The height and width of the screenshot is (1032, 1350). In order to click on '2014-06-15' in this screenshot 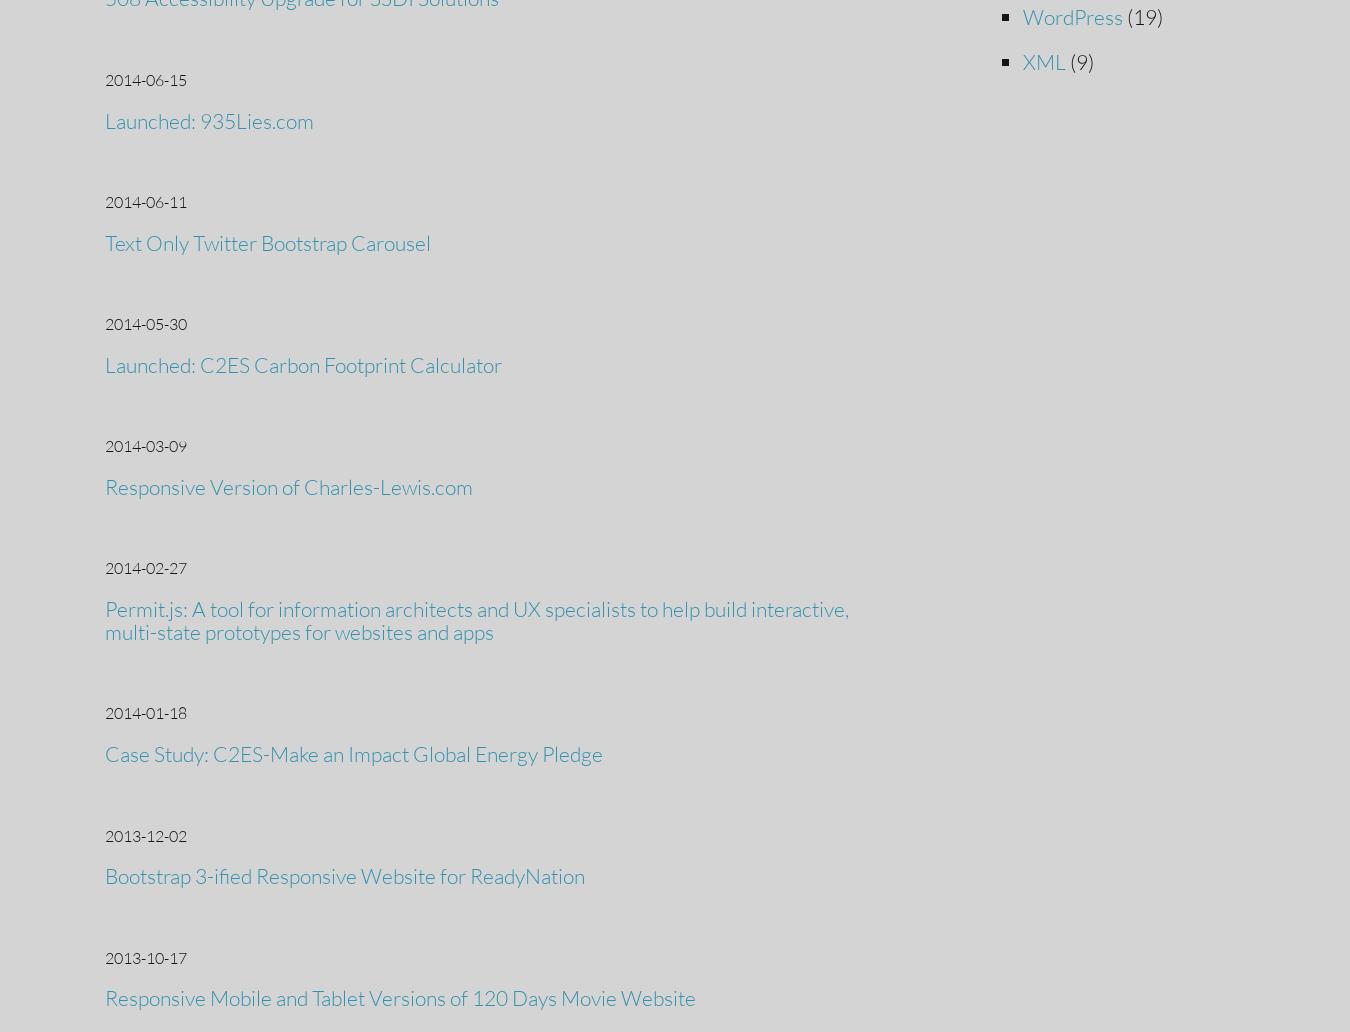, I will do `click(145, 79)`.